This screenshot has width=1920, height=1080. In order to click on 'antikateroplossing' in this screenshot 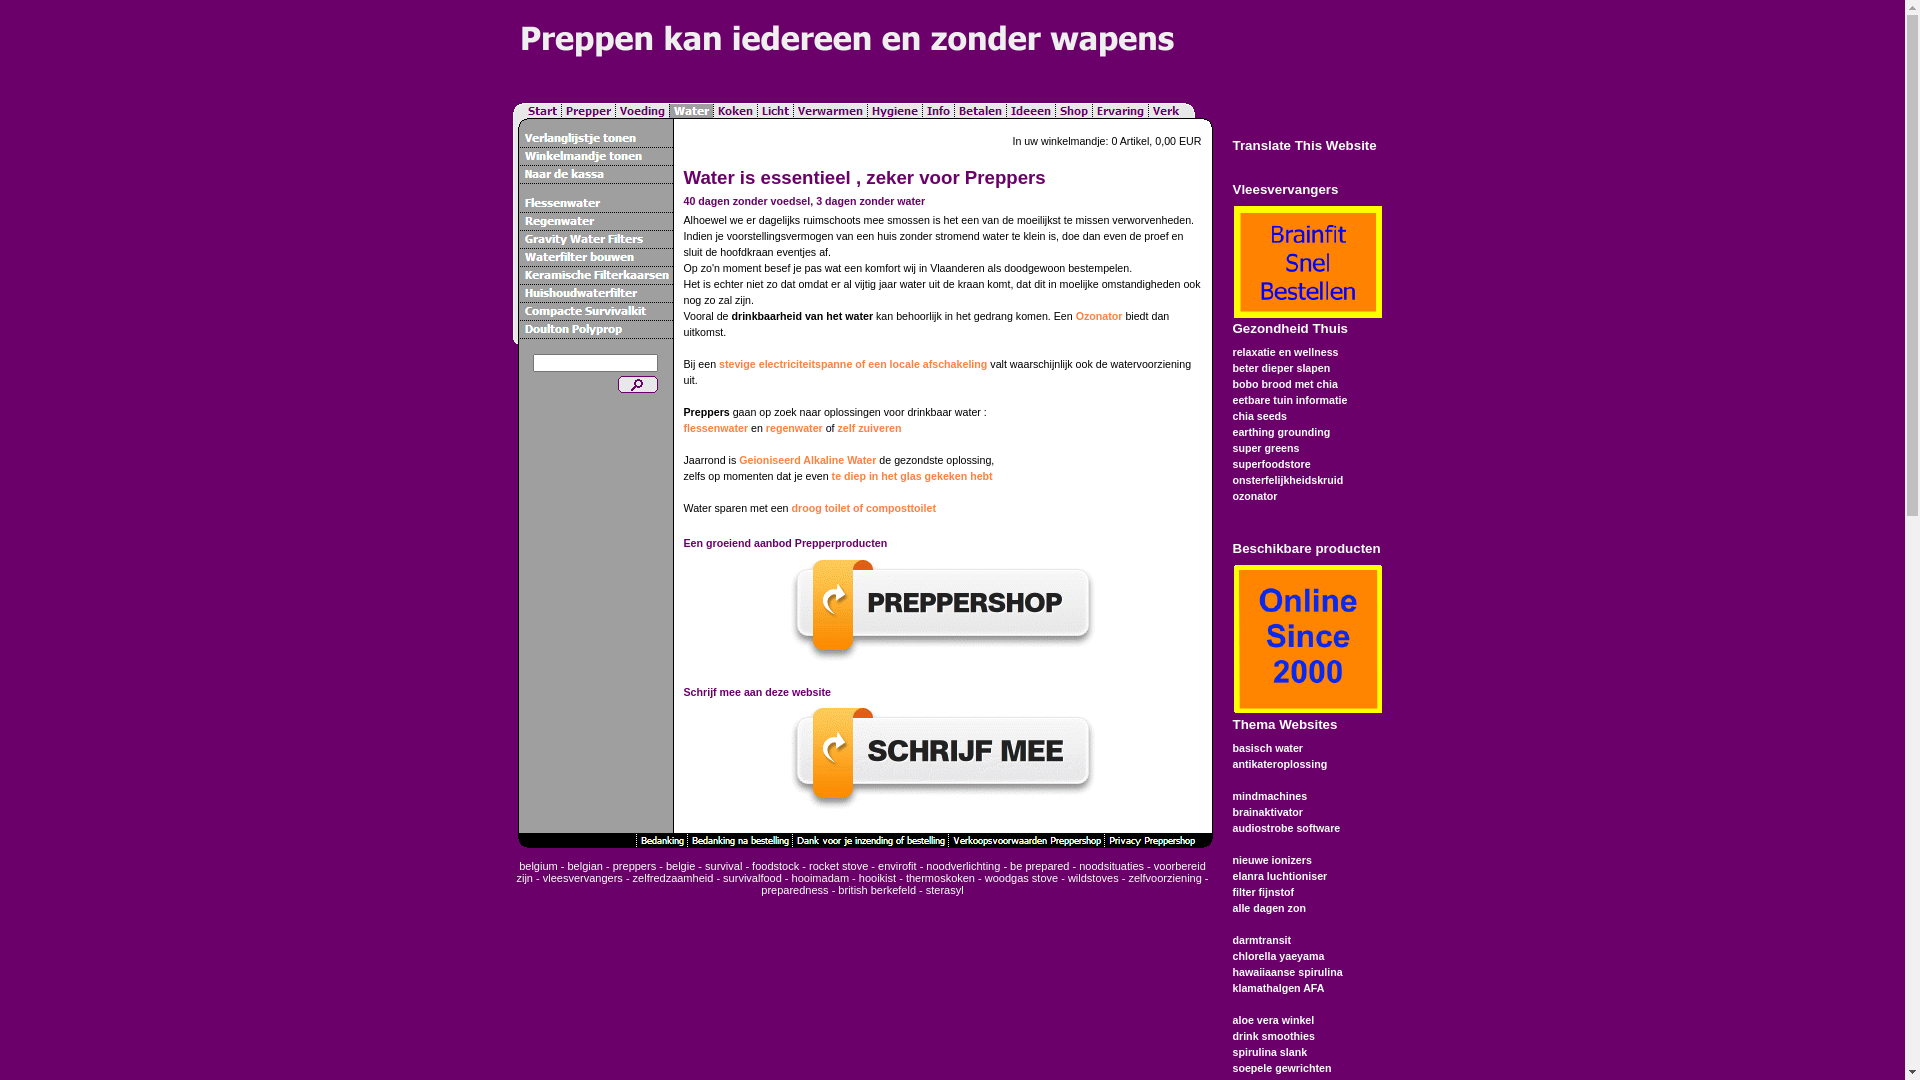, I will do `click(1278, 763)`.